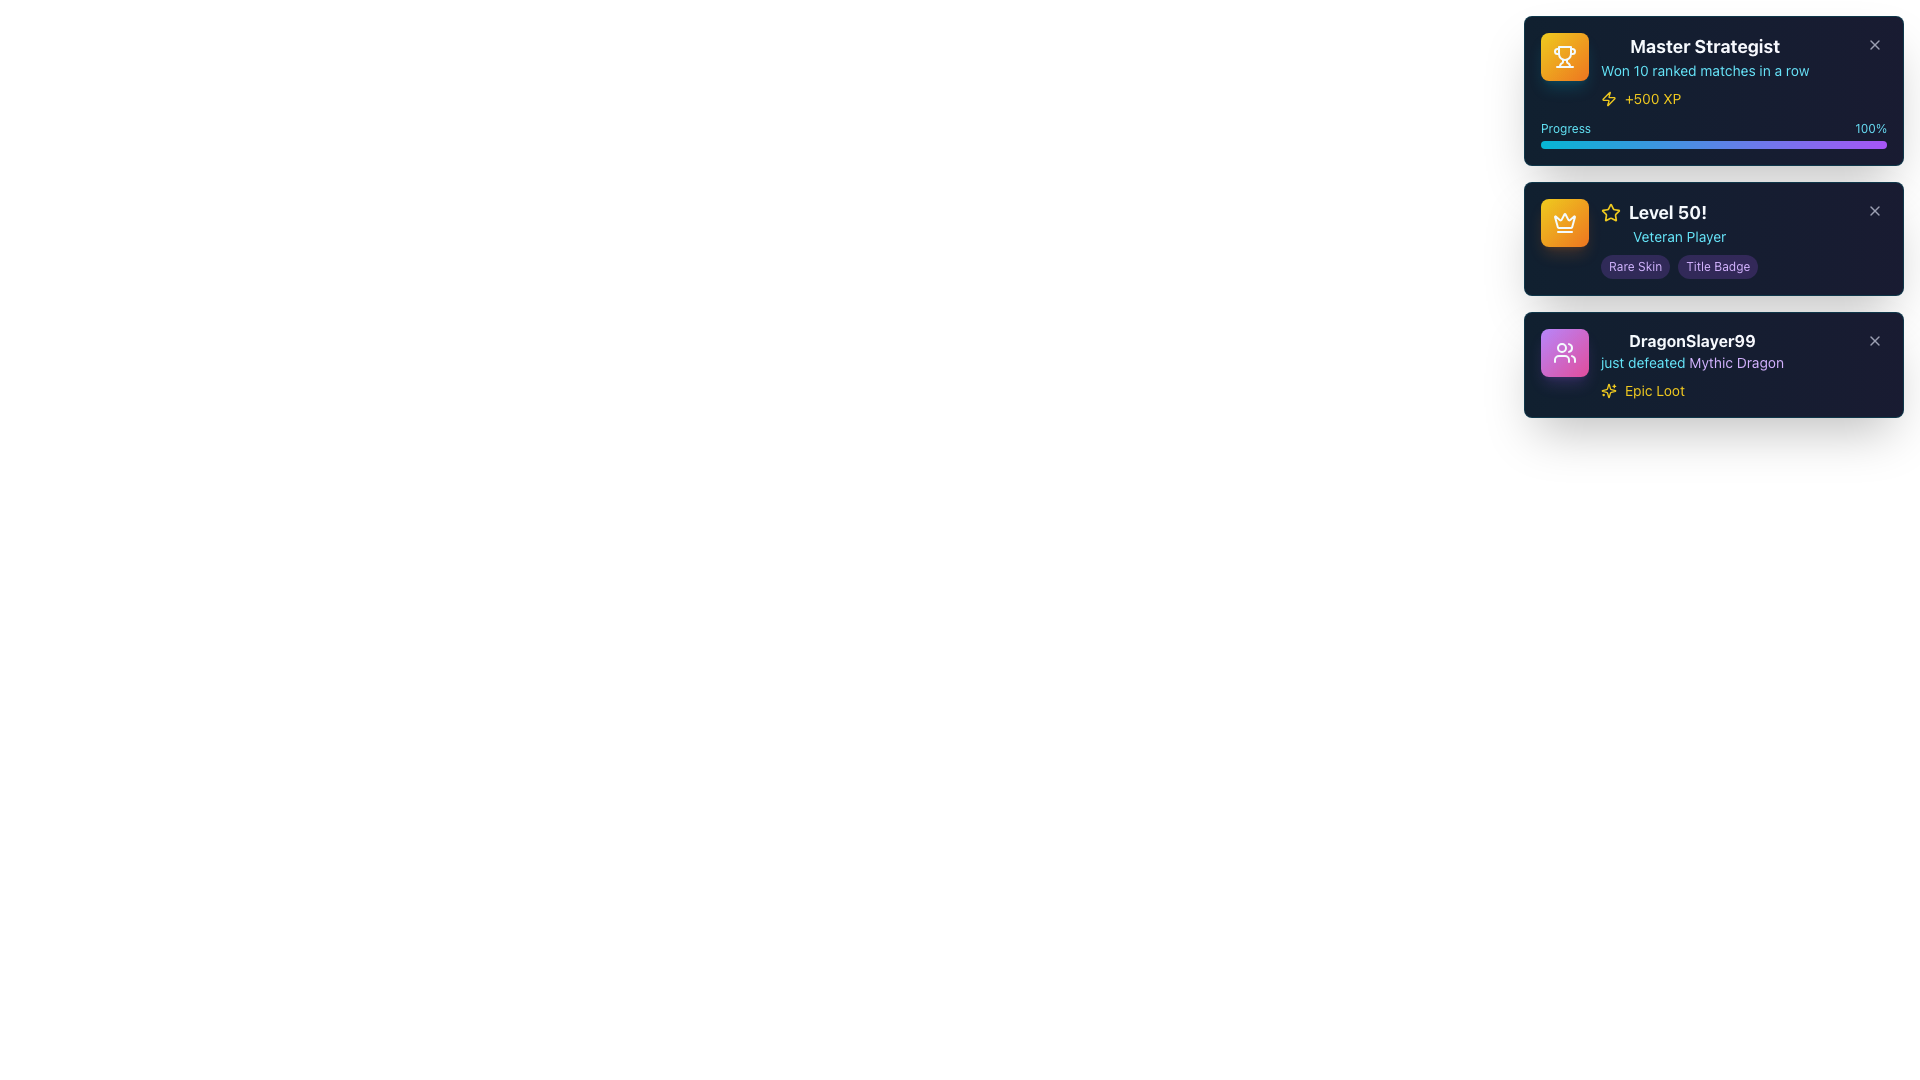  Describe the element at coordinates (1874, 339) in the screenshot. I see `the close button located at the top-right corner of the notification box that mentions 'DragonSlayer99 just defeated Mythic Dragon'` at that location.